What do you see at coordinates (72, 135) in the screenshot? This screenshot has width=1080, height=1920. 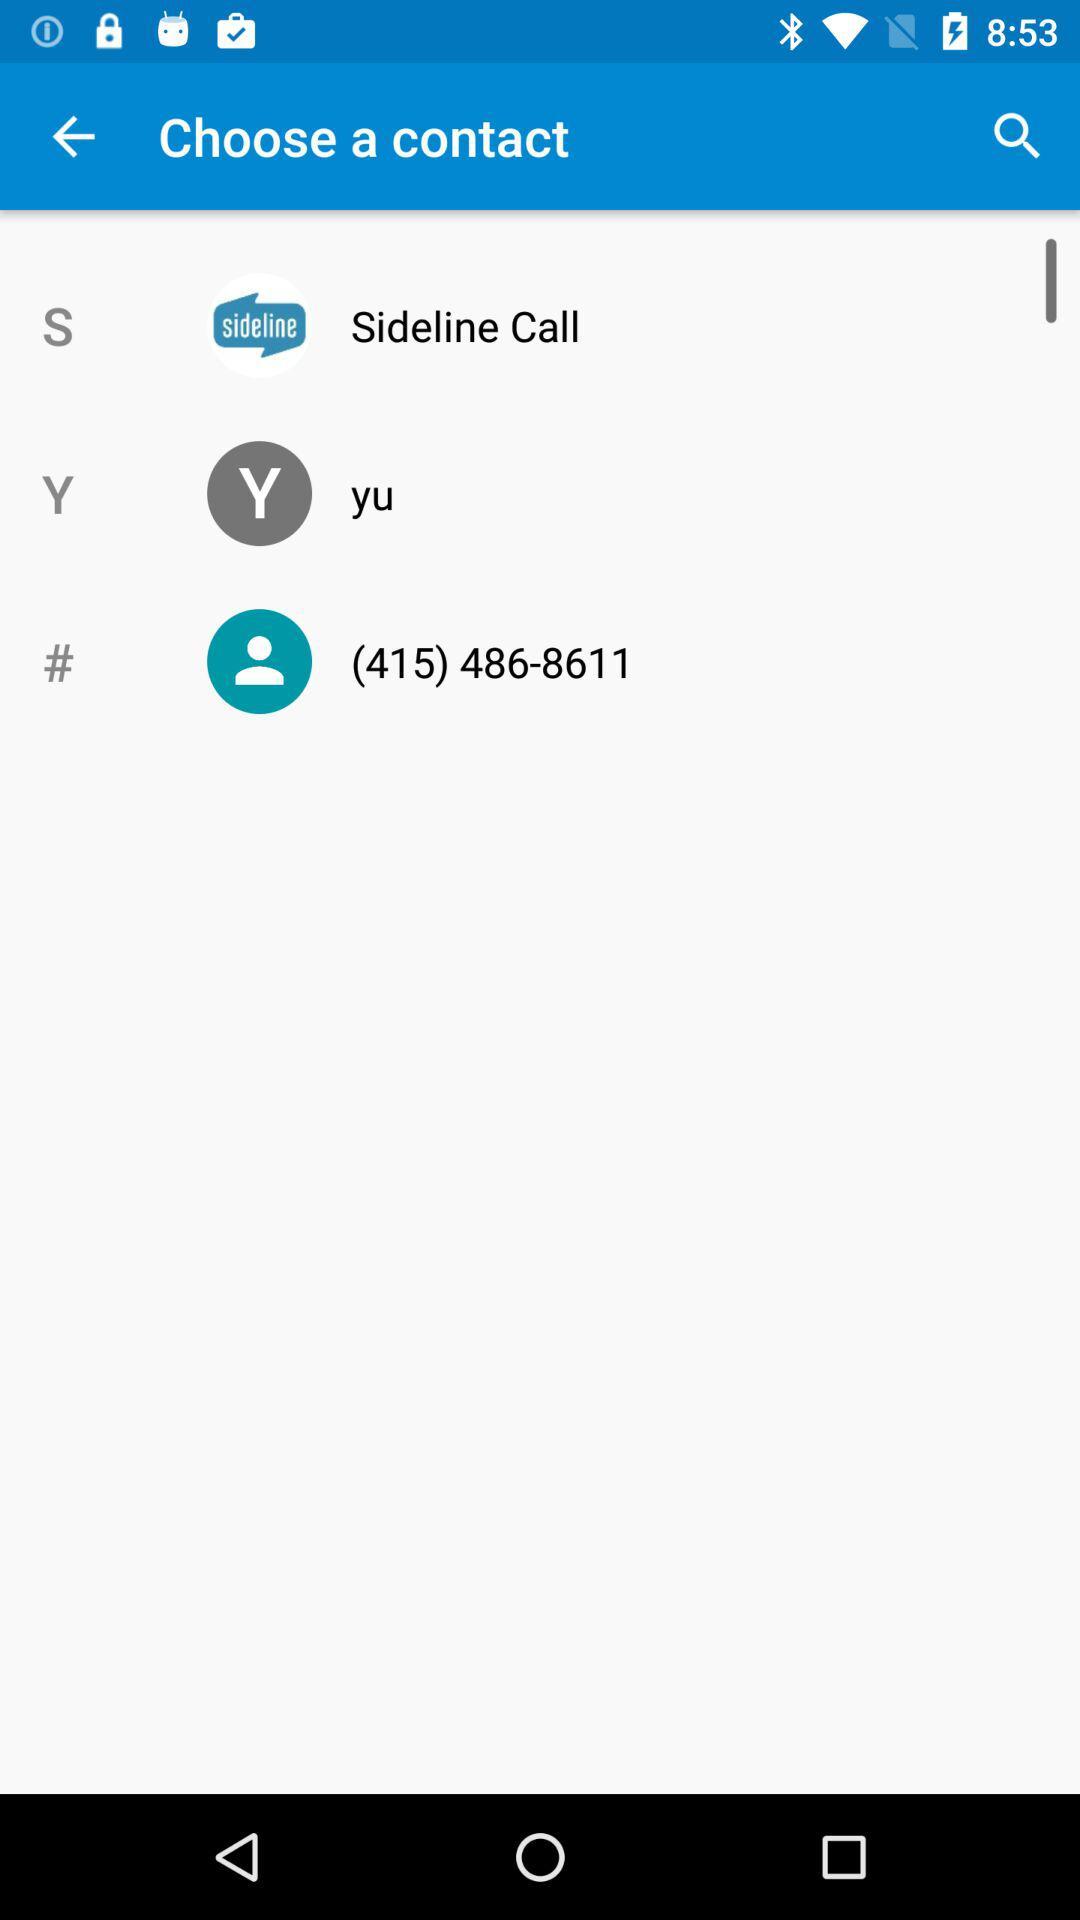 I see `the app above the s icon` at bounding box center [72, 135].